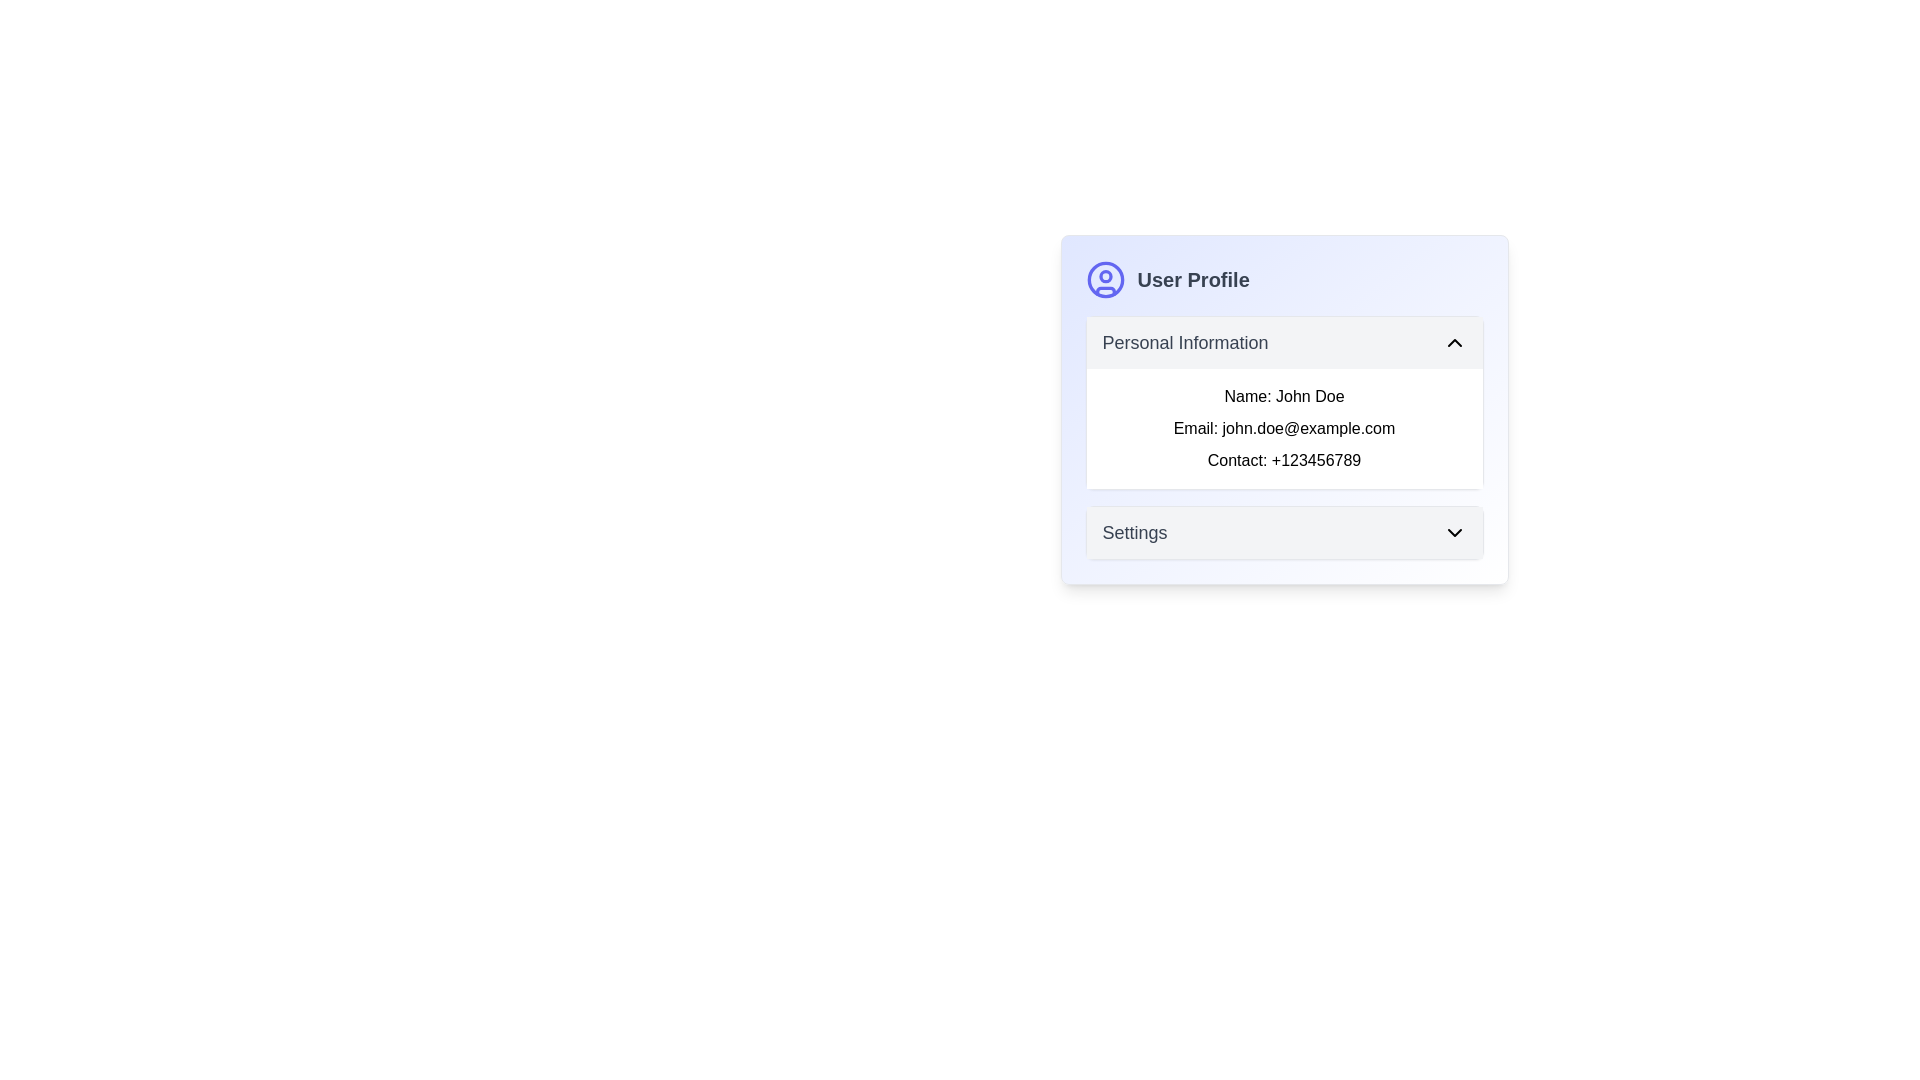  Describe the element at coordinates (1193, 280) in the screenshot. I see `the static text label that displays the title of the user profile section, located to the right of the circular user icon in the top-left section of the user profile card layout` at that location.